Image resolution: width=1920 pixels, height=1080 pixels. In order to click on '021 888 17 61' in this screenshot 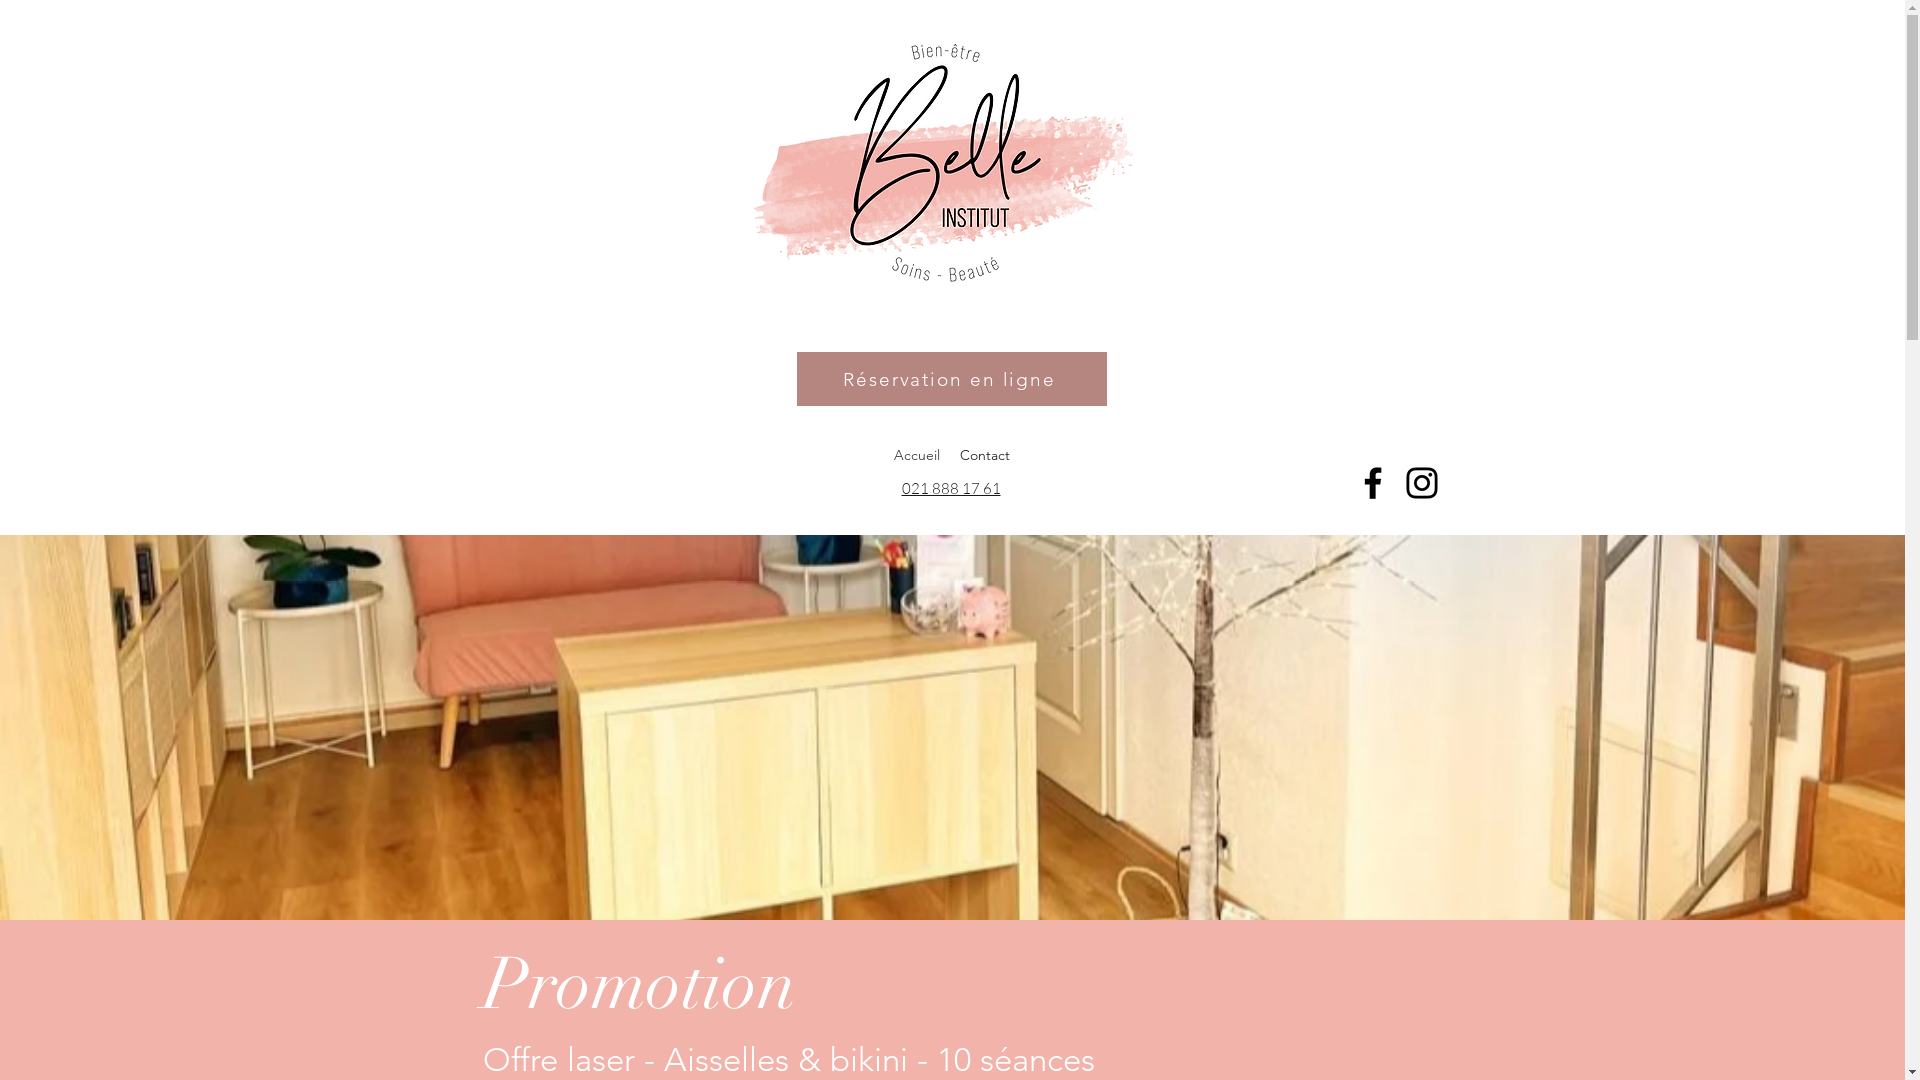, I will do `click(901, 488)`.